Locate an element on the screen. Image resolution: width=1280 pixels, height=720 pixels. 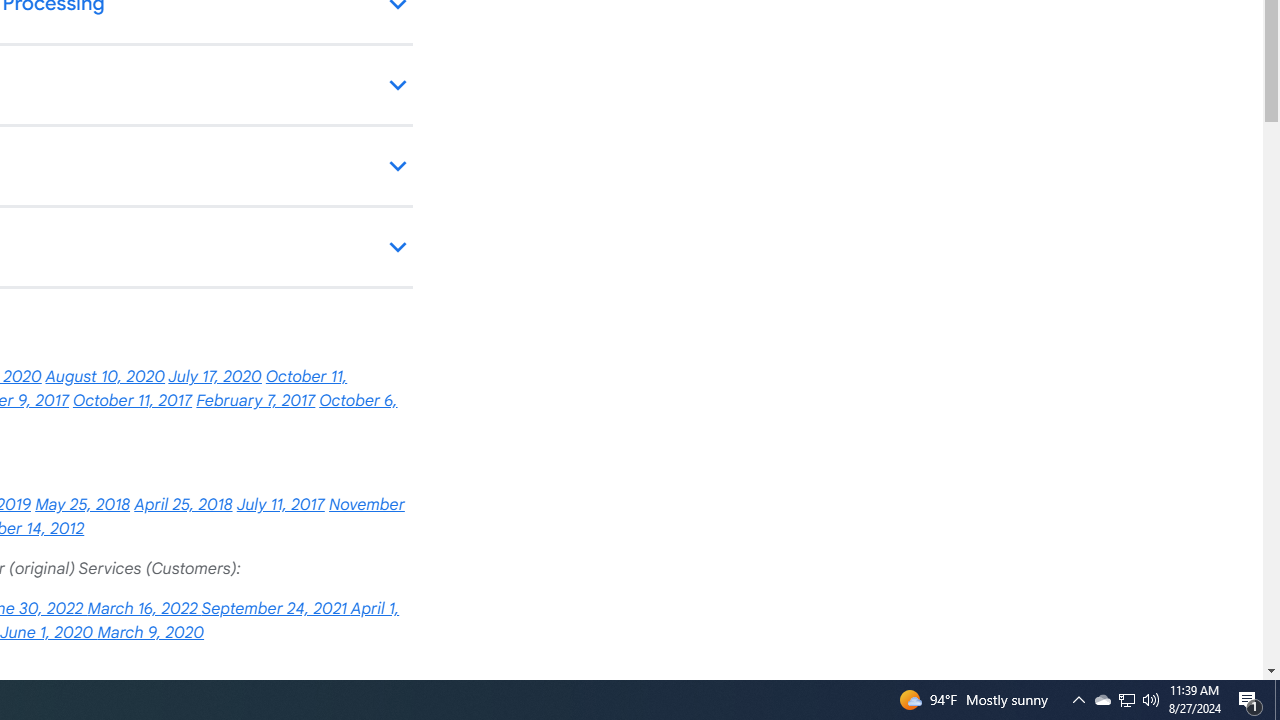
'August 10, 2020' is located at coordinates (104, 377).